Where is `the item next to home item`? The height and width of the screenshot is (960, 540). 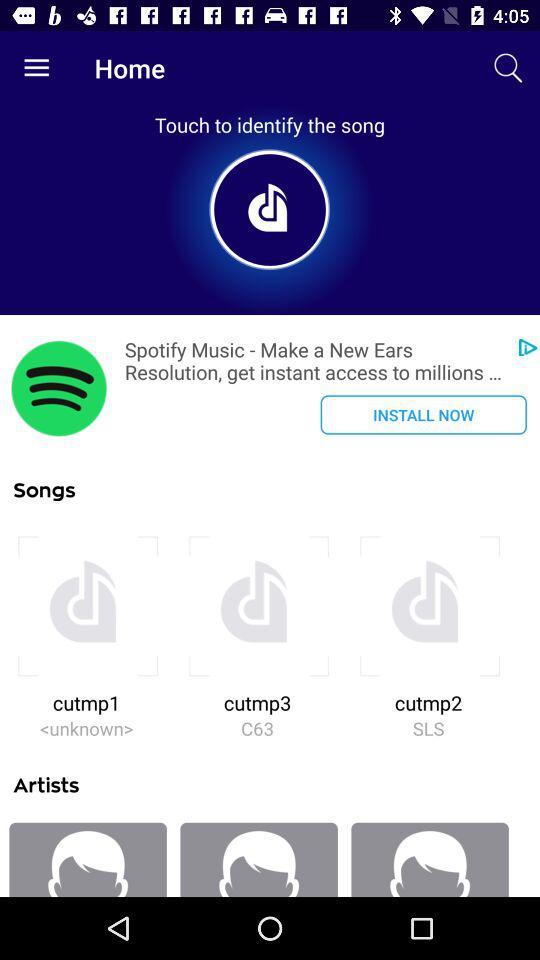 the item next to home item is located at coordinates (36, 68).